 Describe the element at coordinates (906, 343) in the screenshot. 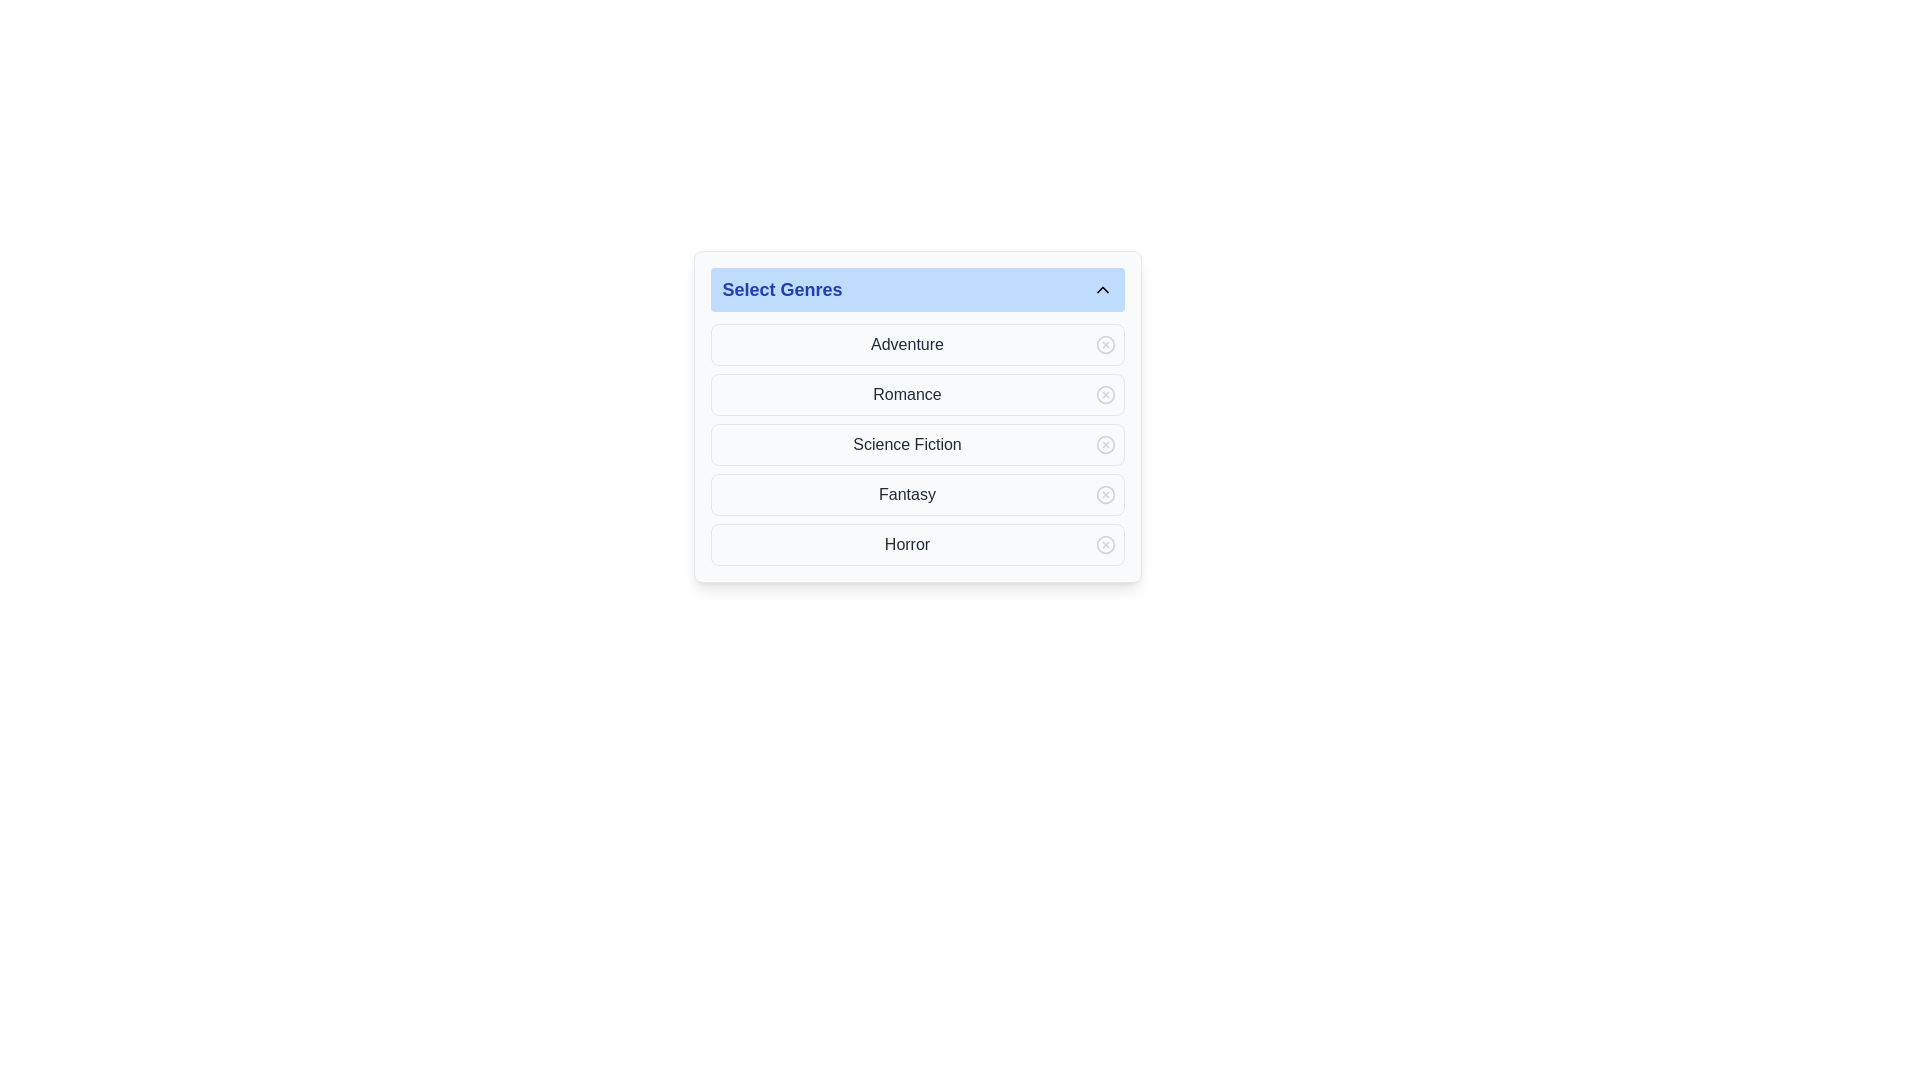

I see `text content of the element displaying 'Adventure', which is the first entry in the list of selectable genres under 'Select Genres'` at that location.